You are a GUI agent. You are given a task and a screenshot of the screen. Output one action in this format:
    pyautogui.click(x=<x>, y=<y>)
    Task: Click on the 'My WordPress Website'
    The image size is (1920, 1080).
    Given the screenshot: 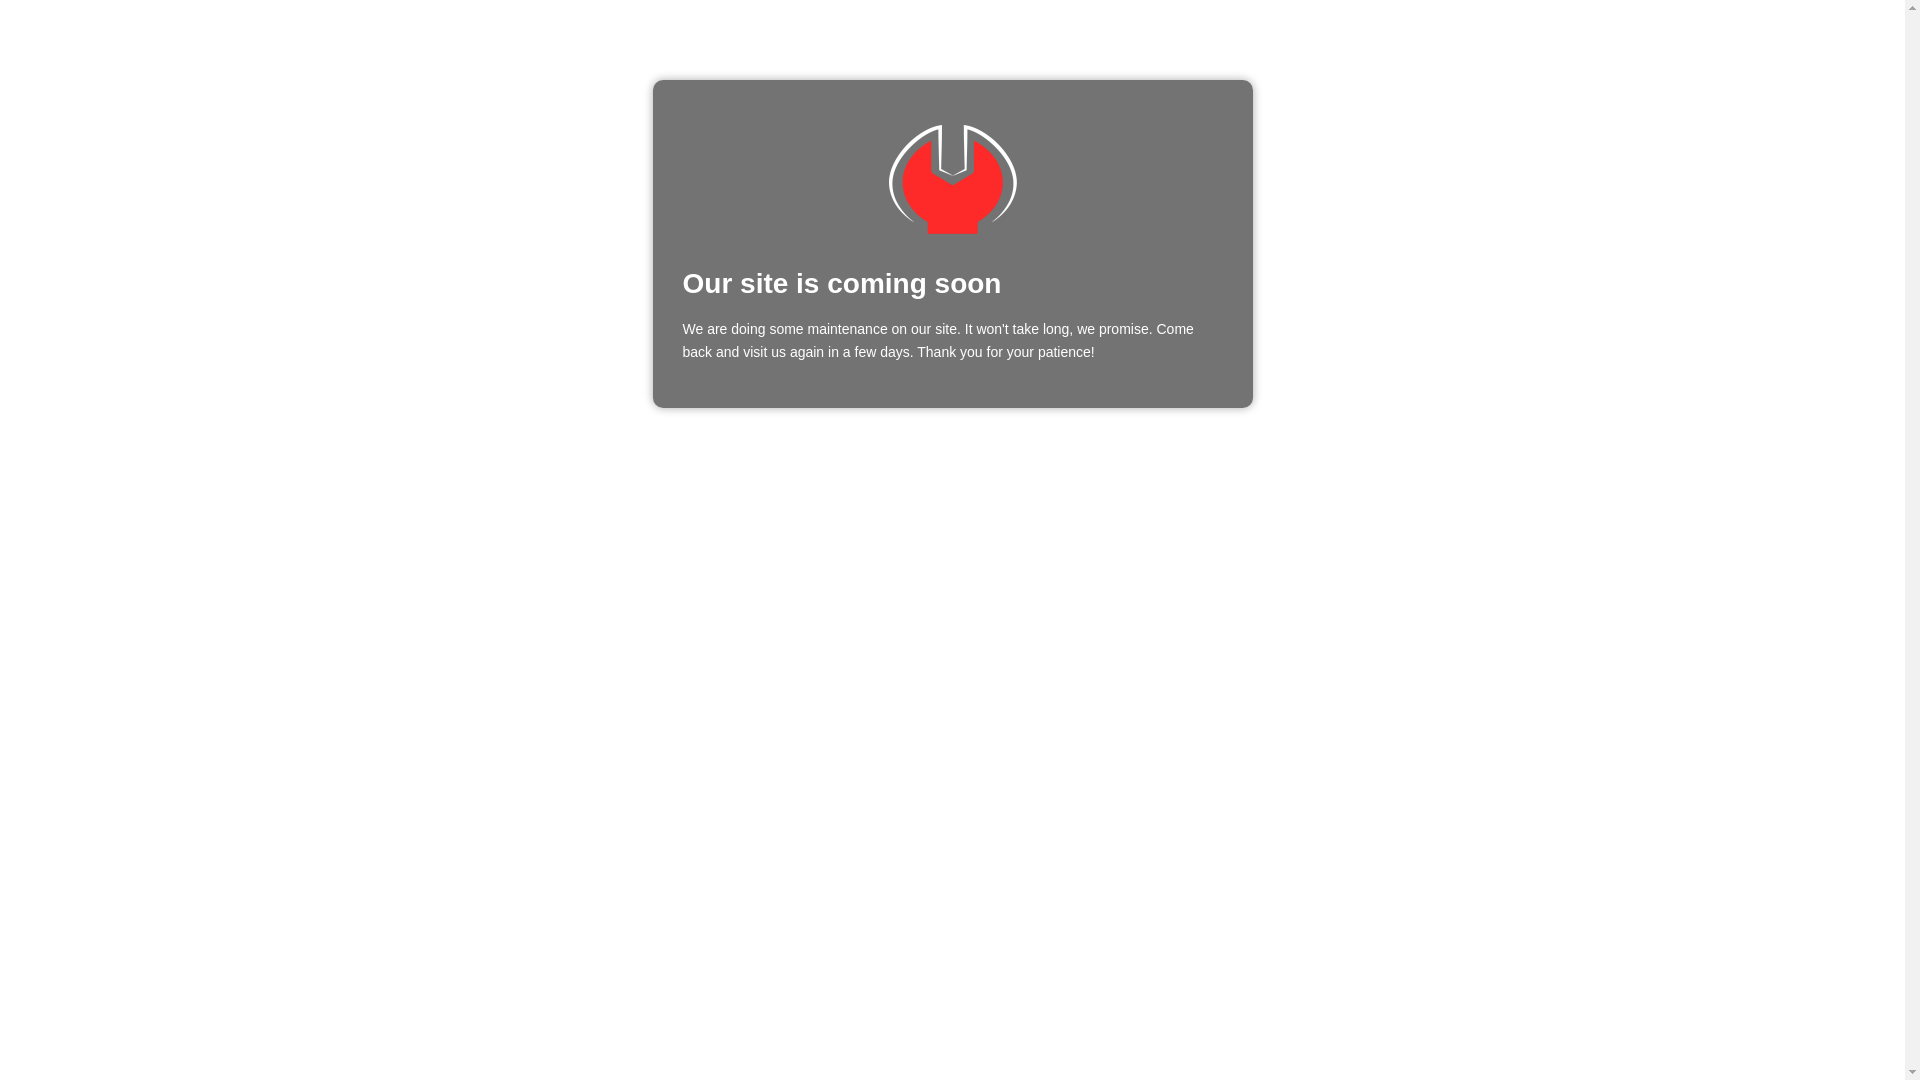 What is the action you would take?
    pyautogui.click(x=950, y=178)
    